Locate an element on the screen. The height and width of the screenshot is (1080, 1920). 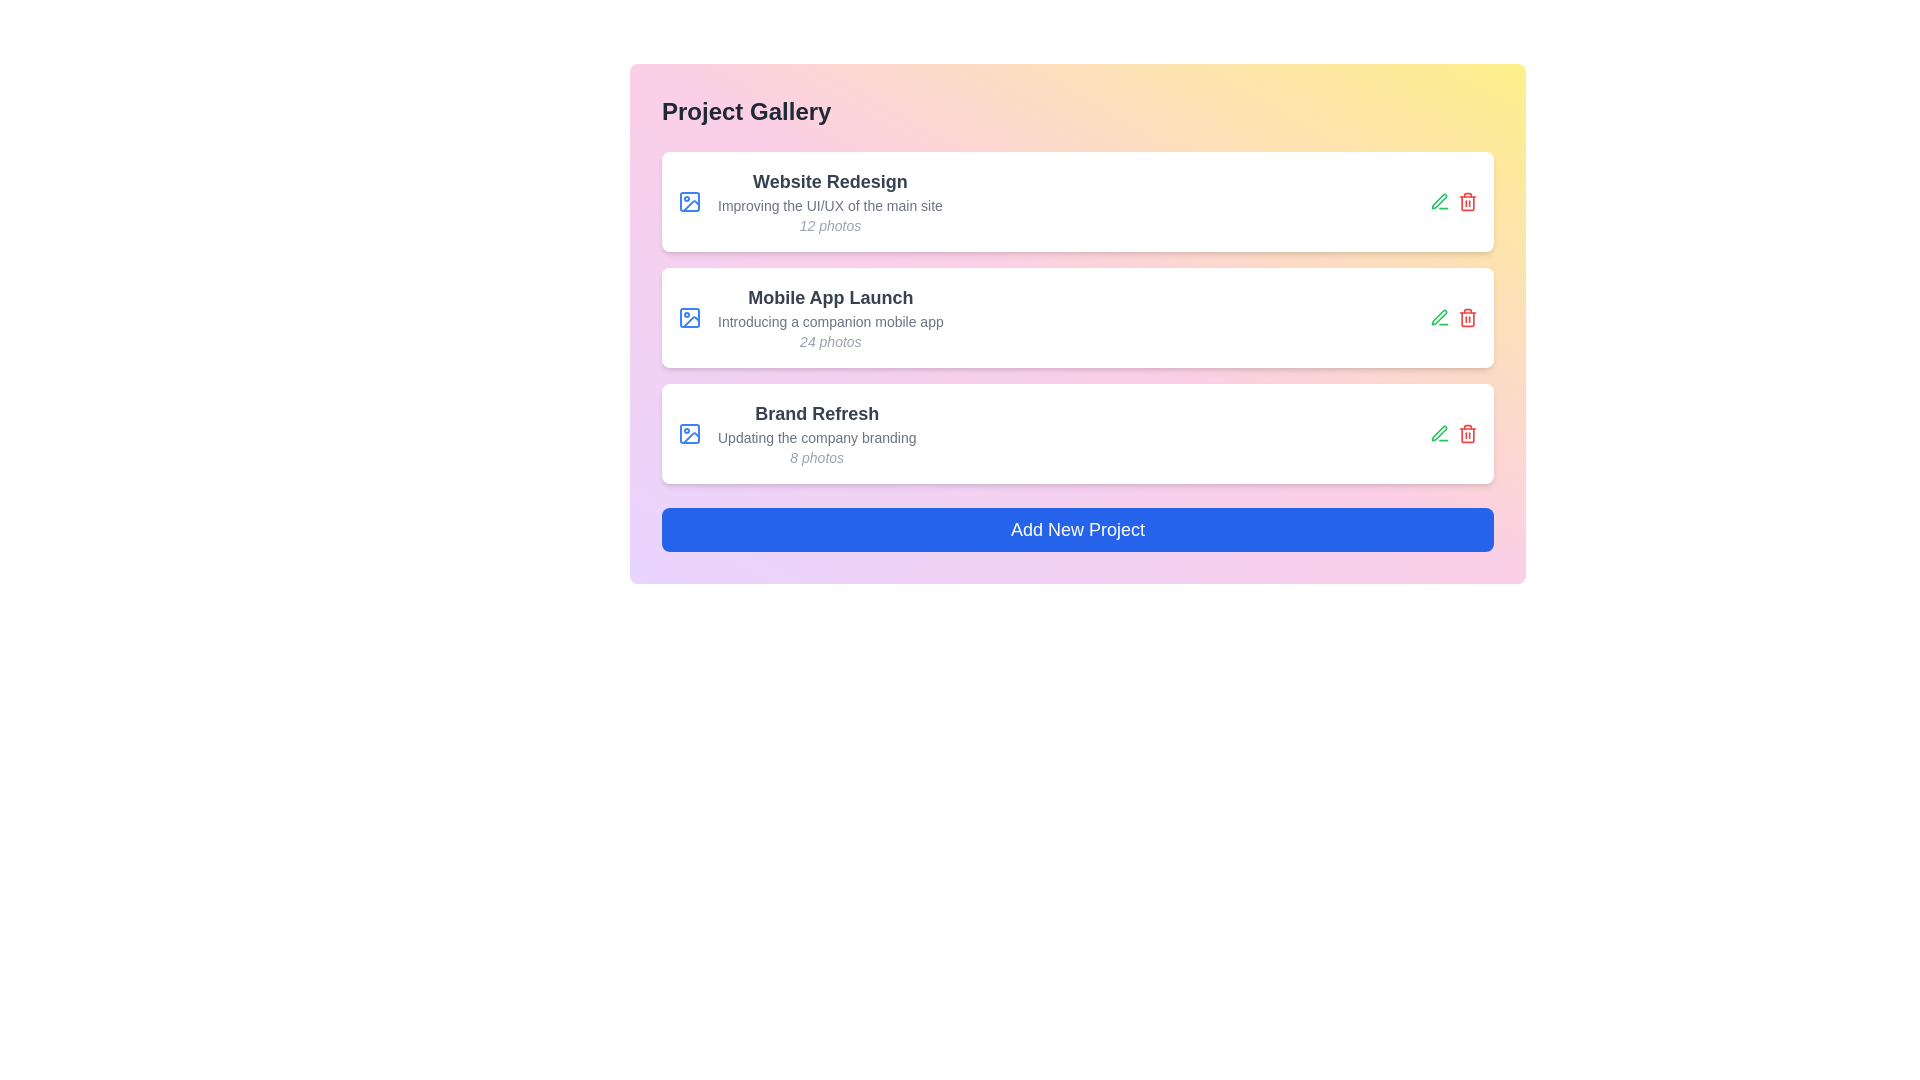
delete icon next to the project named Brand Refresh to delete it is located at coordinates (1468, 433).